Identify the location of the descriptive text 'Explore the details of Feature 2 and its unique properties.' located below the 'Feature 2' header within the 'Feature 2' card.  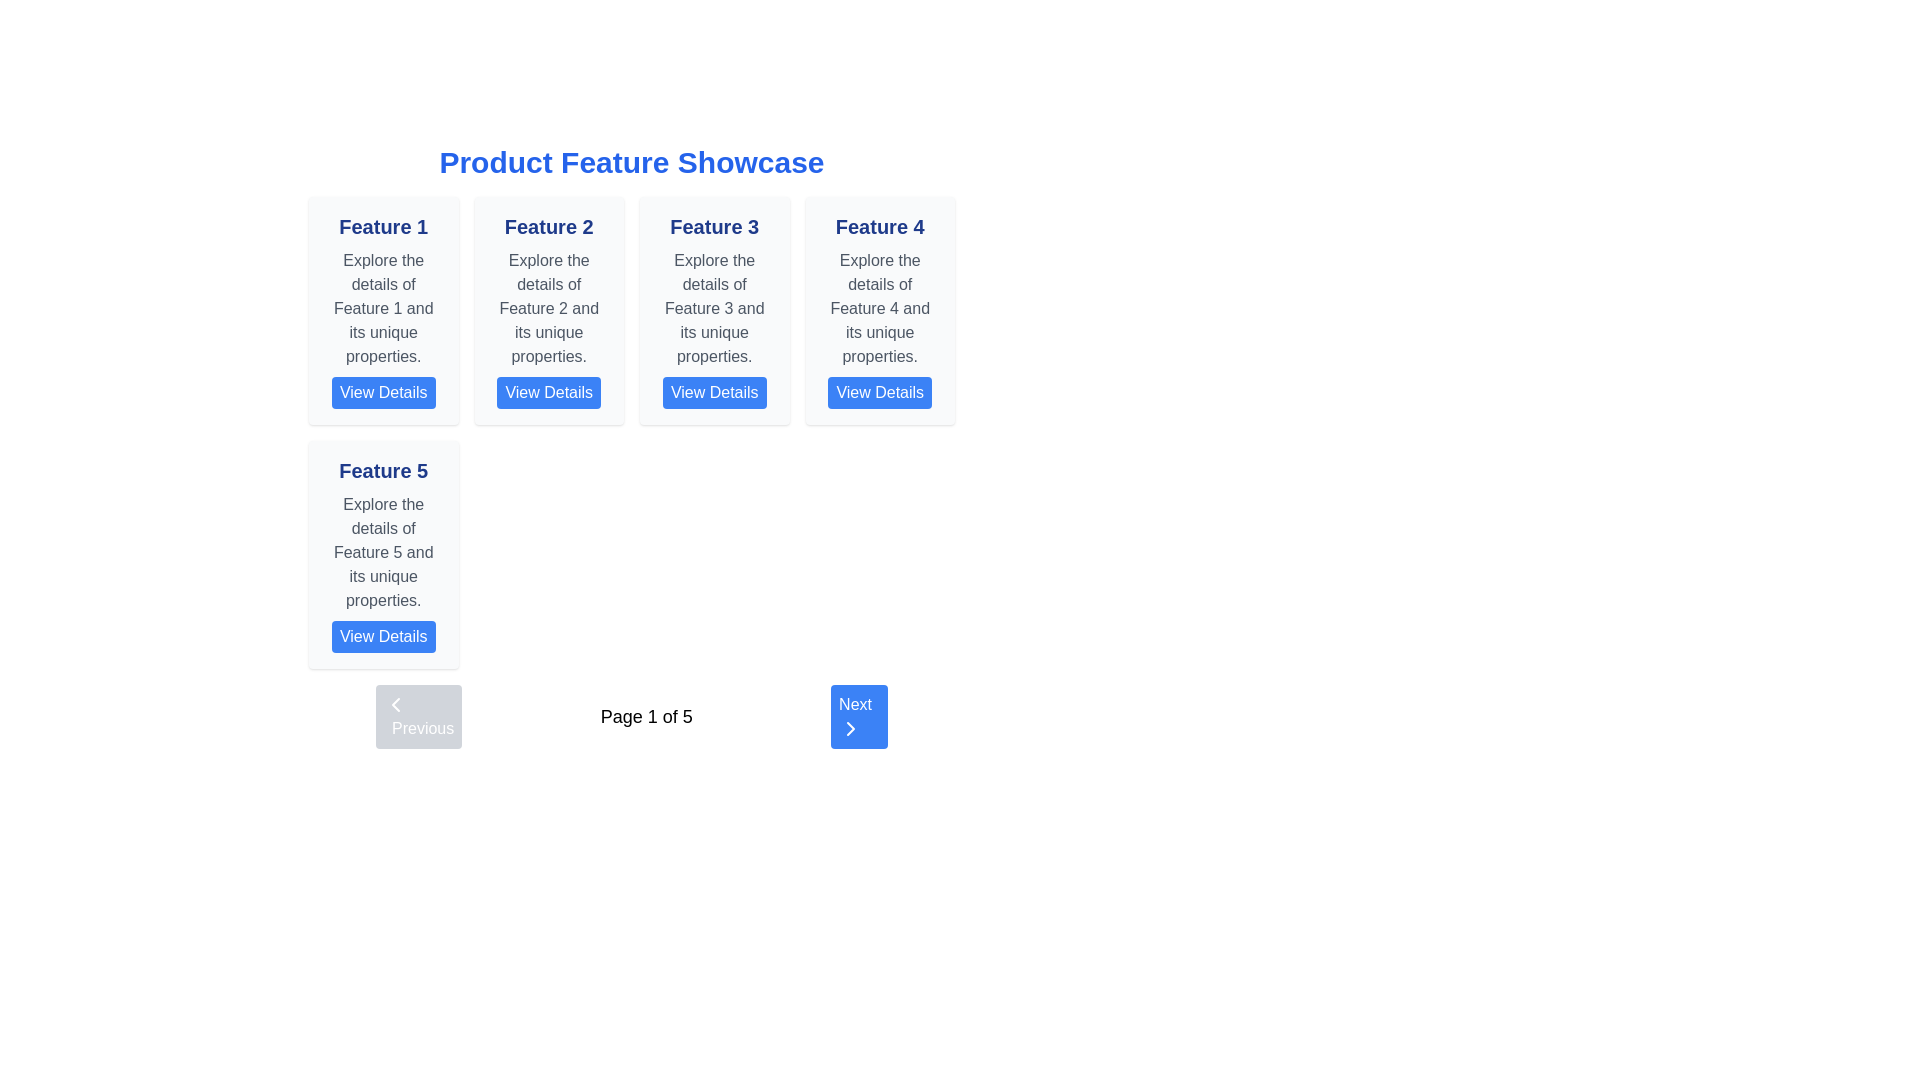
(549, 308).